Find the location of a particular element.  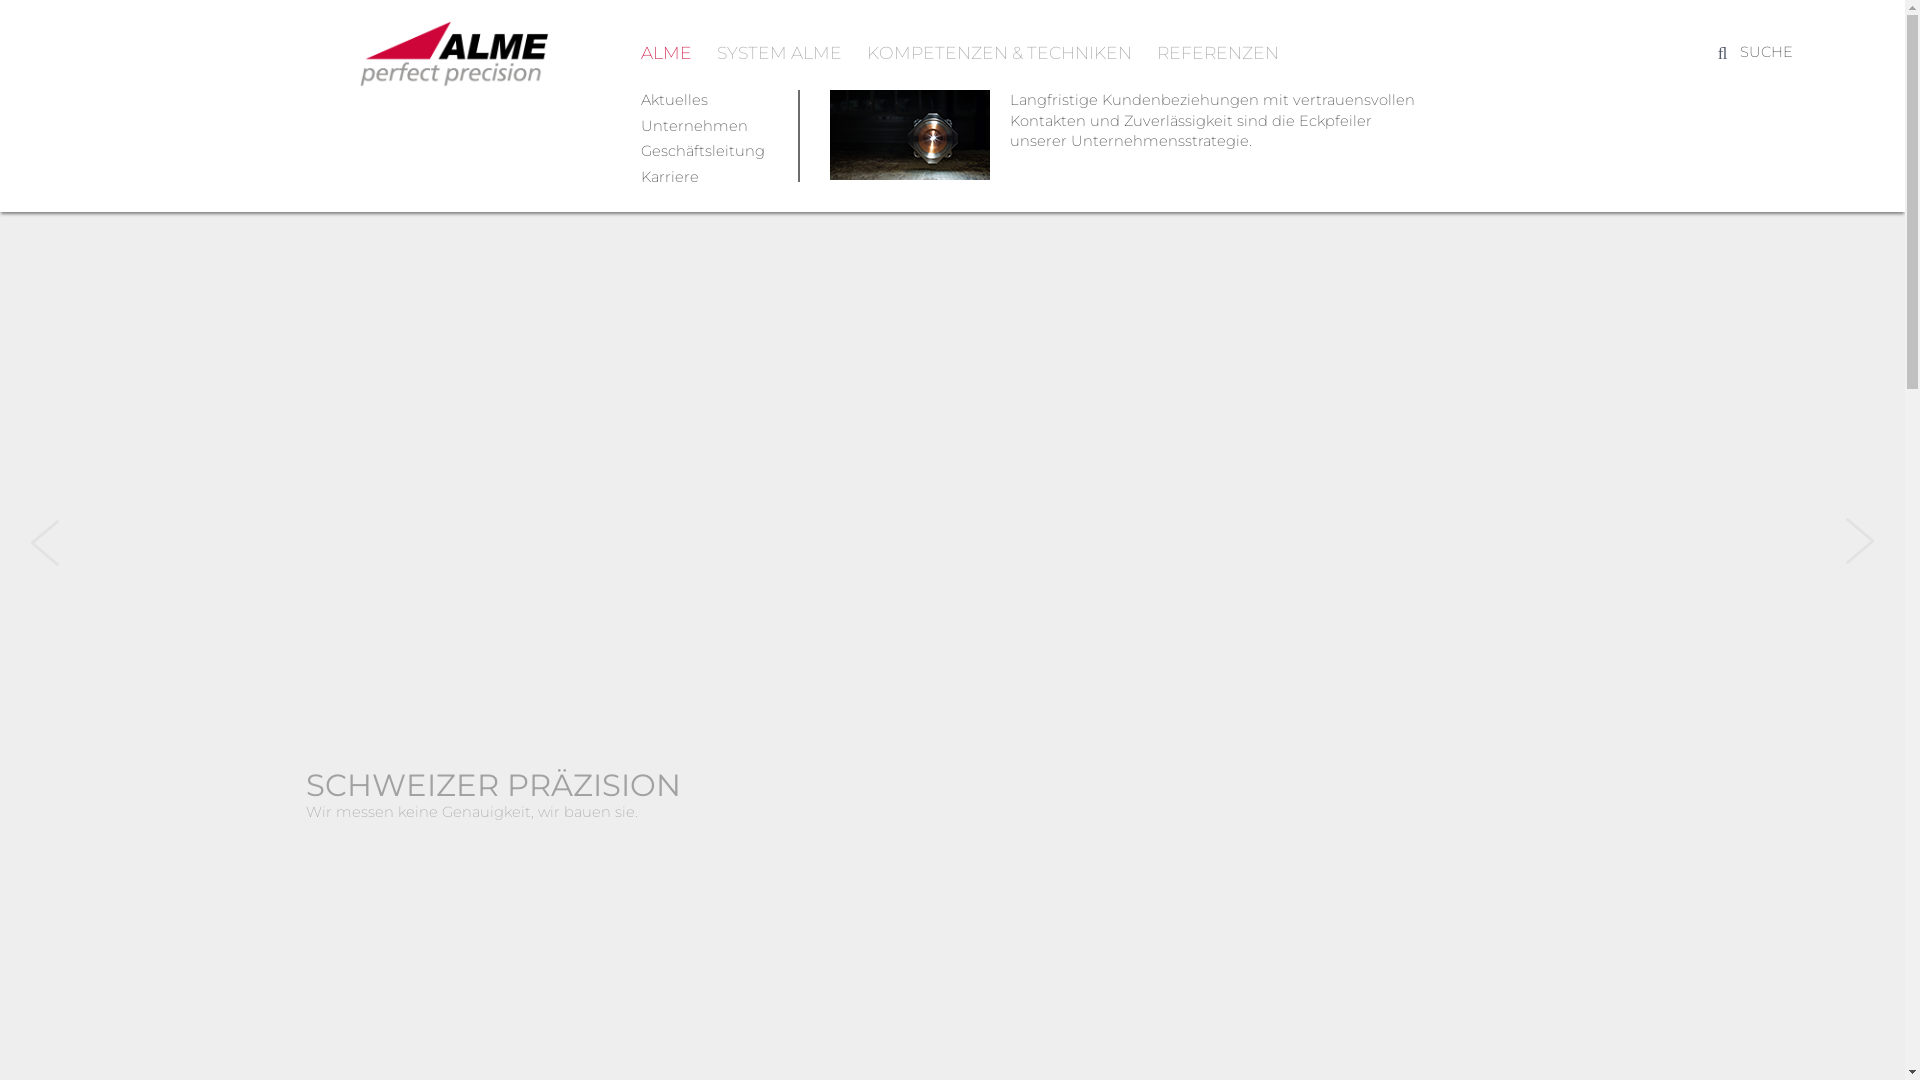

'Karriere' is located at coordinates (668, 176).